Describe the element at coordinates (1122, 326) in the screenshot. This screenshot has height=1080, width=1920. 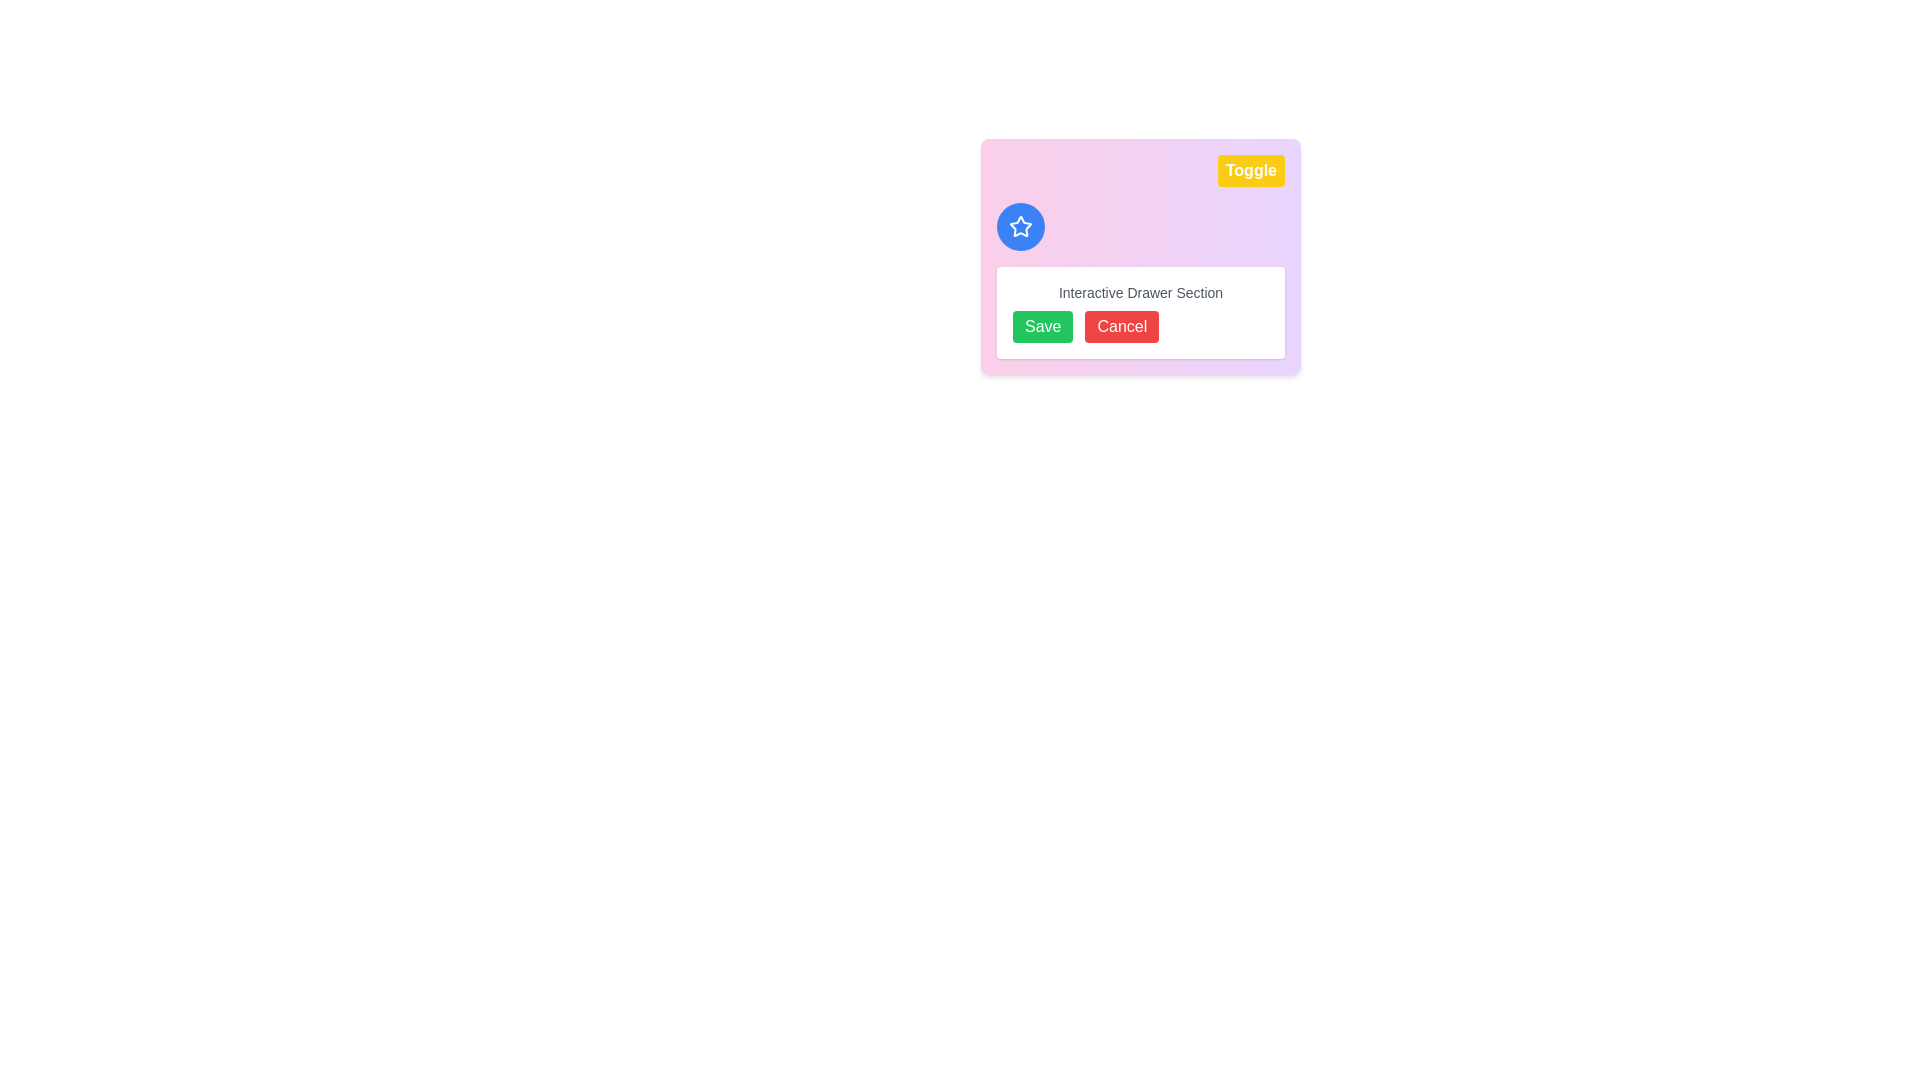
I see `the 'Cancel' button located to the right of the green 'Save' button in the lower section of the interactive drawer interface` at that location.